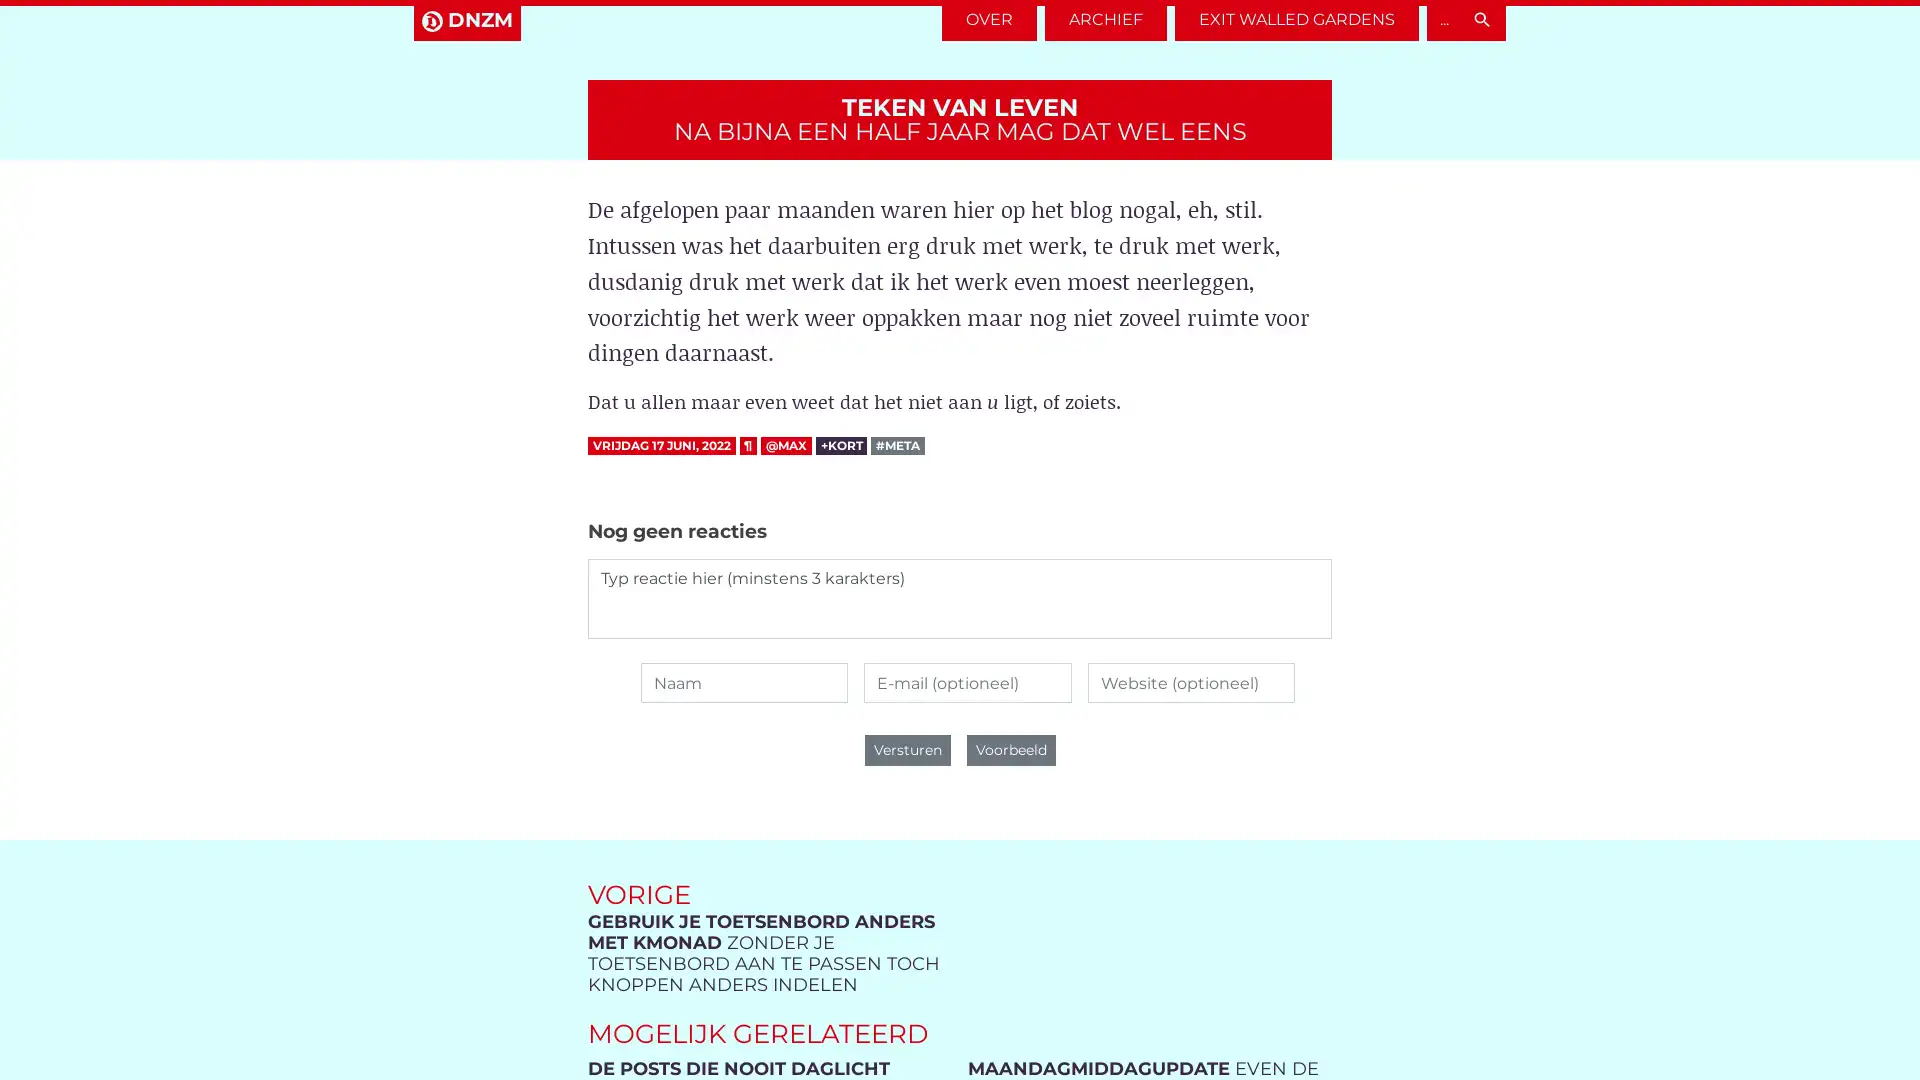 This screenshot has height=1080, width=1920. I want to click on Voorbeeld, so click(1010, 749).